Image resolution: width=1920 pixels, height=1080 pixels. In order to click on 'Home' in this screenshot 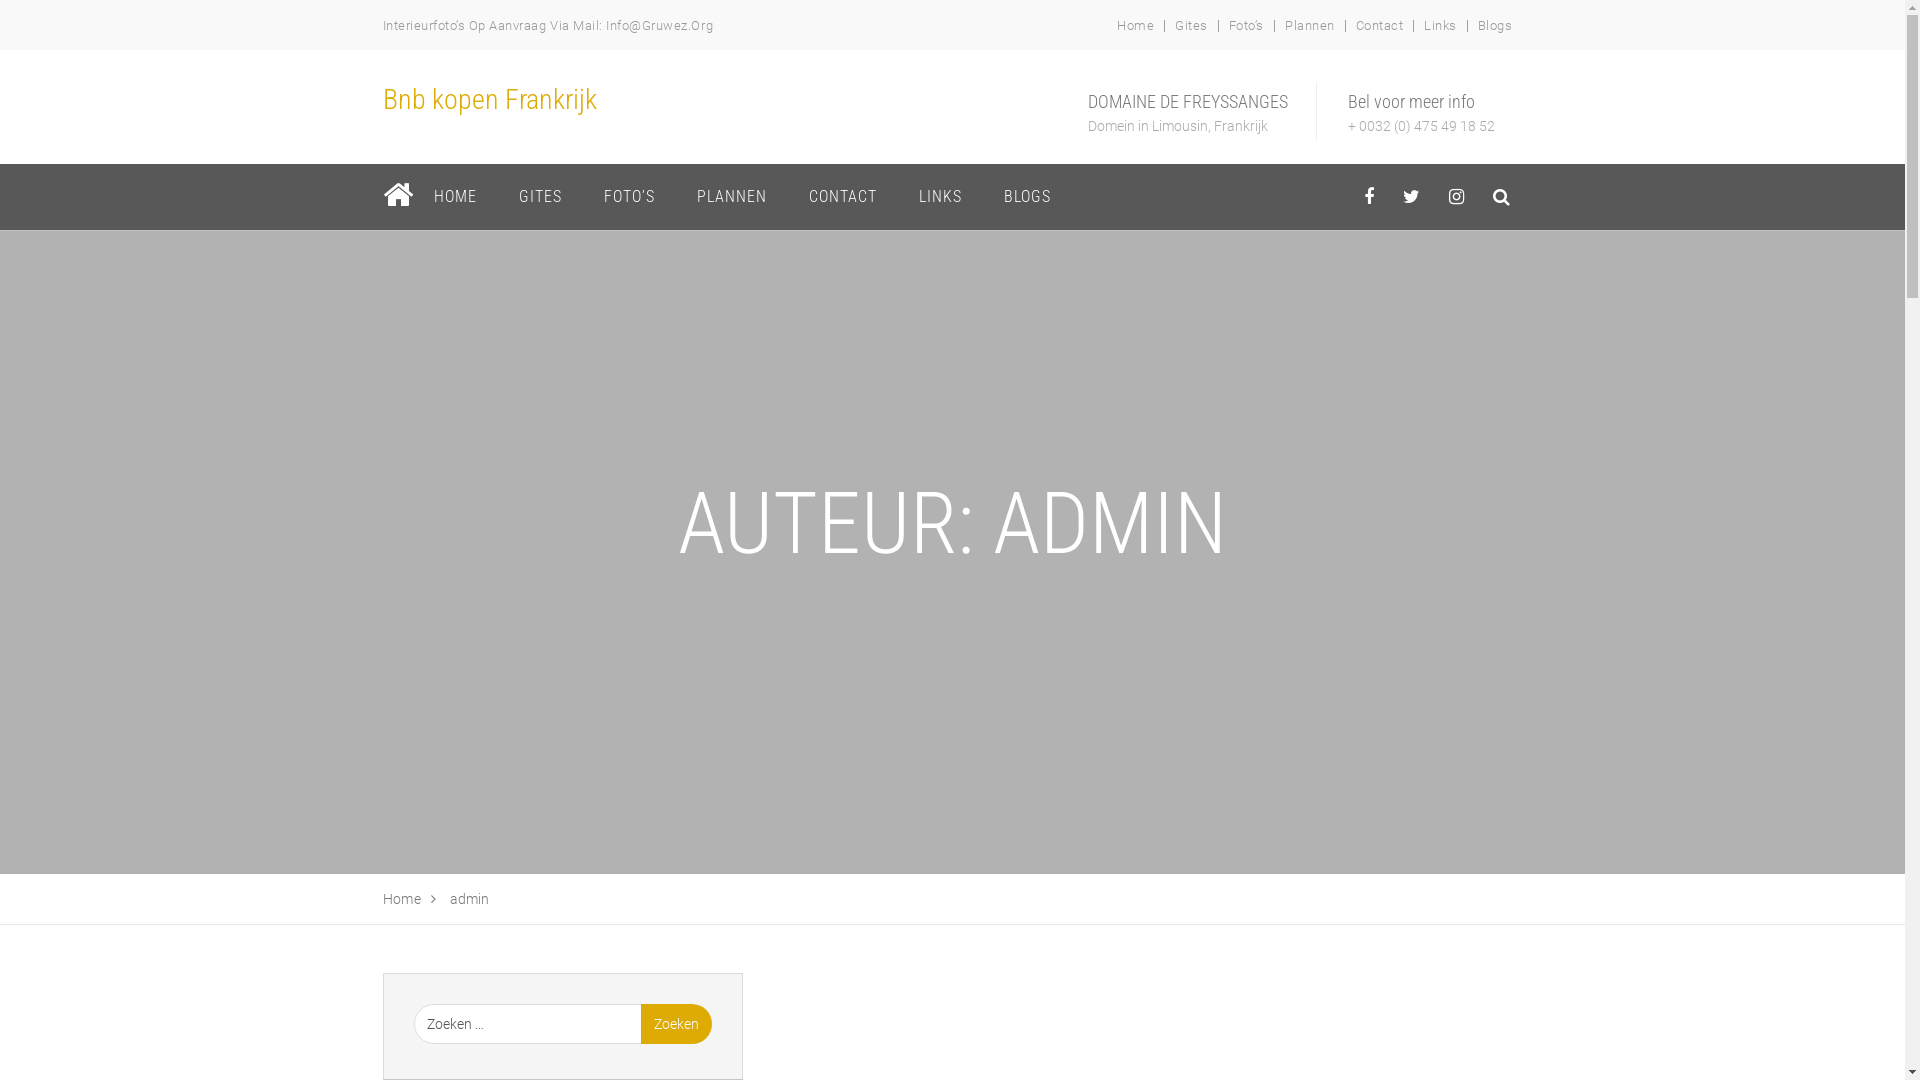, I will do `click(400, 897)`.